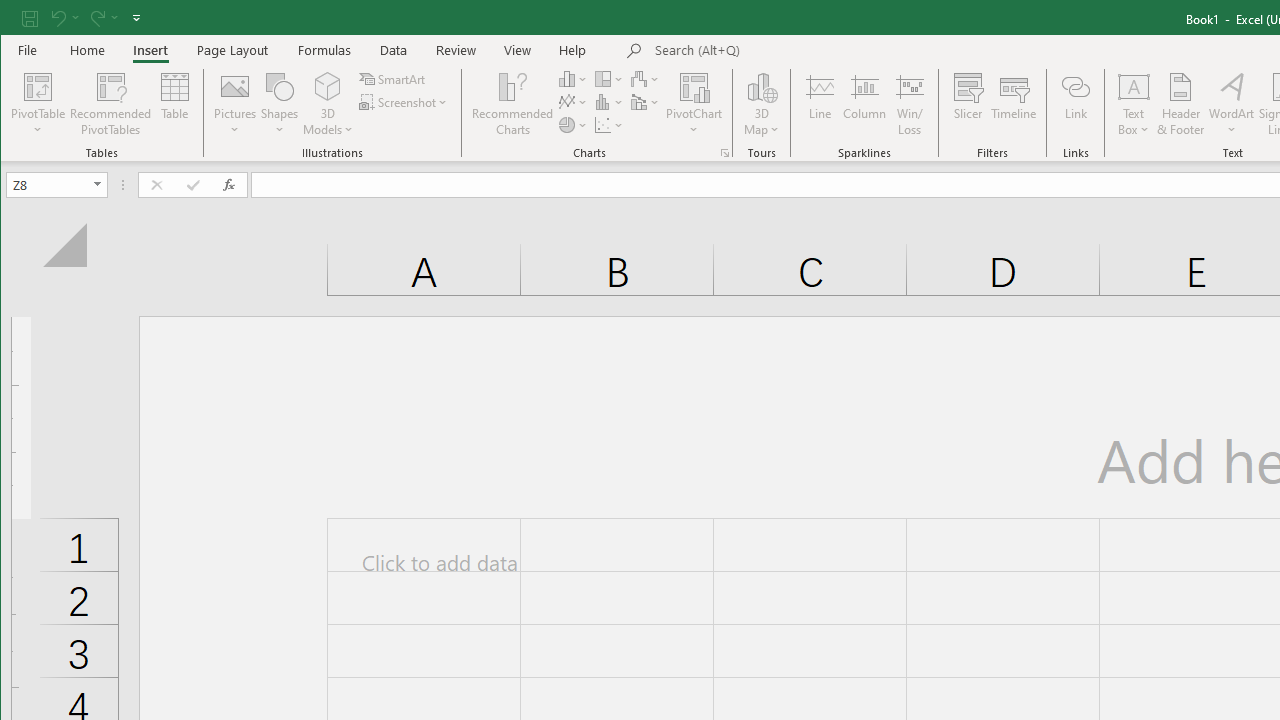  I want to click on 'PivotTable', so click(38, 104).